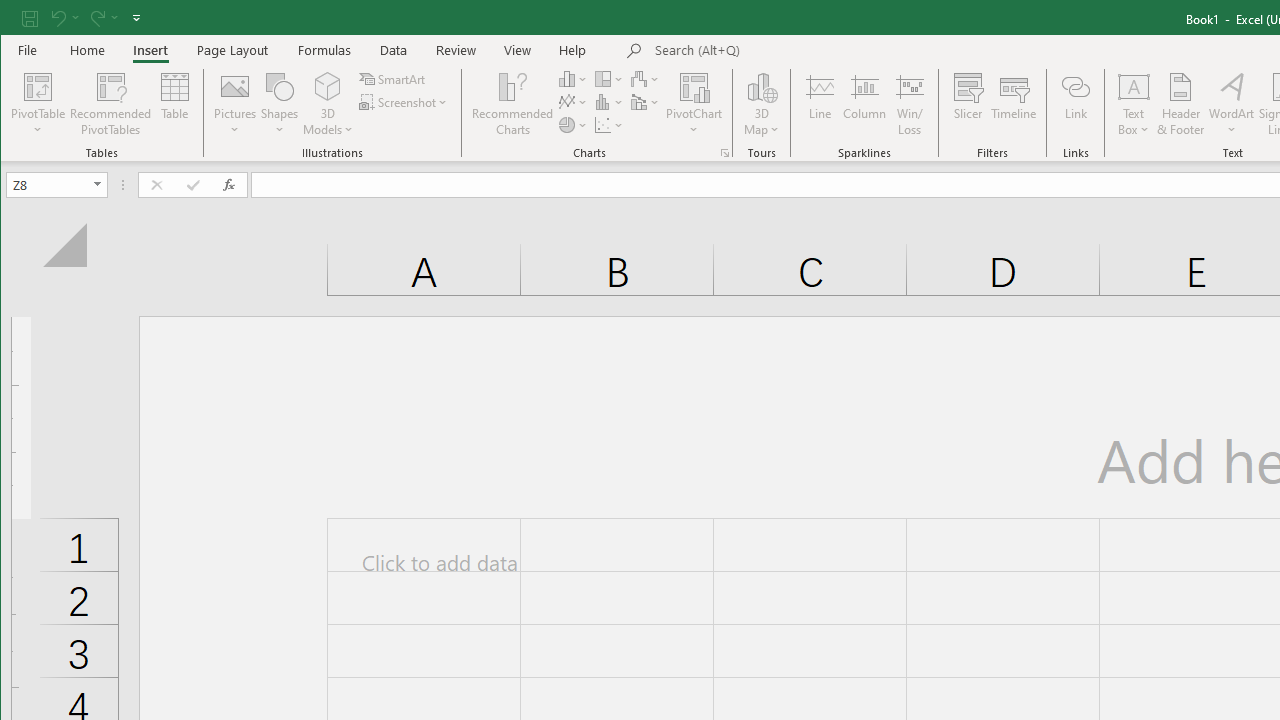  I want to click on 'PivotTable', so click(38, 104).